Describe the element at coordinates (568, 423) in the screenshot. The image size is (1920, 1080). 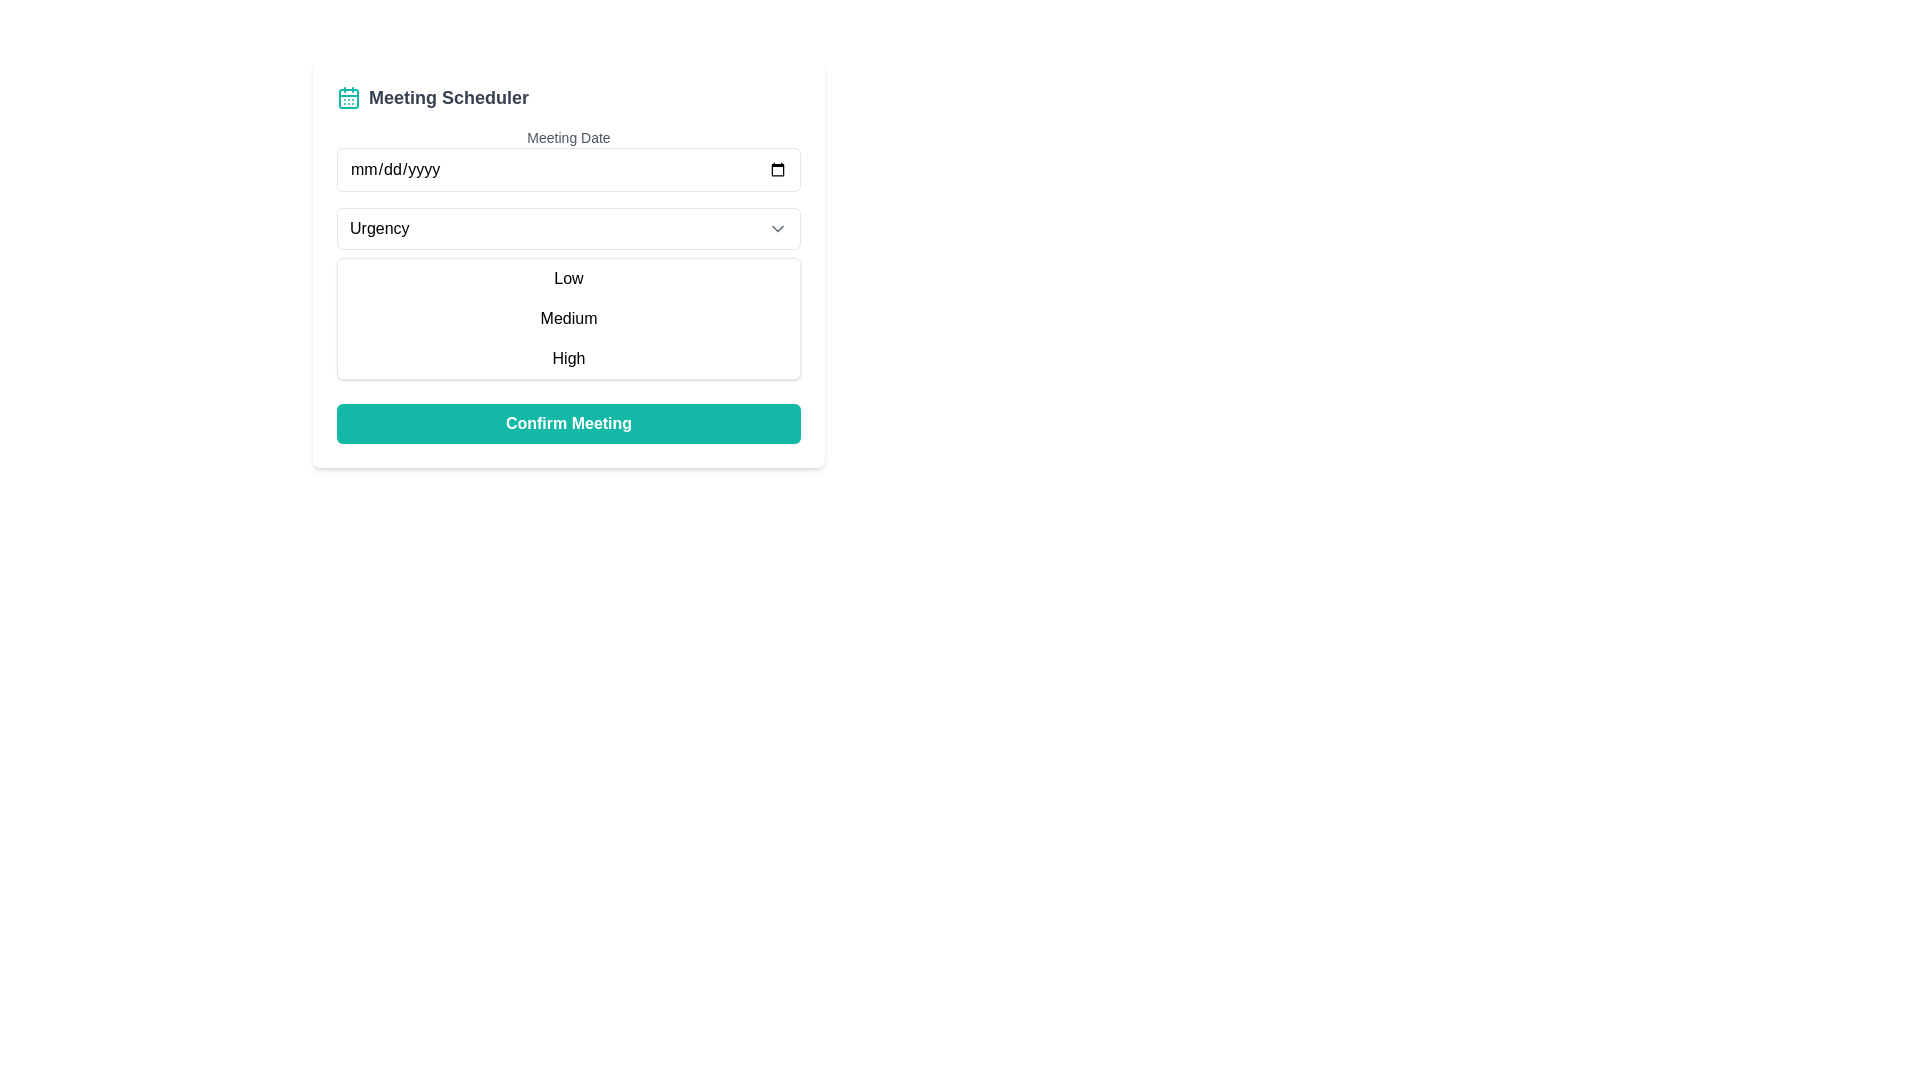
I see `the 'Confirm Meeting' button, which is a teal rectangular button with white bold text, located at the bottom of the meeting scheduling layout` at that location.